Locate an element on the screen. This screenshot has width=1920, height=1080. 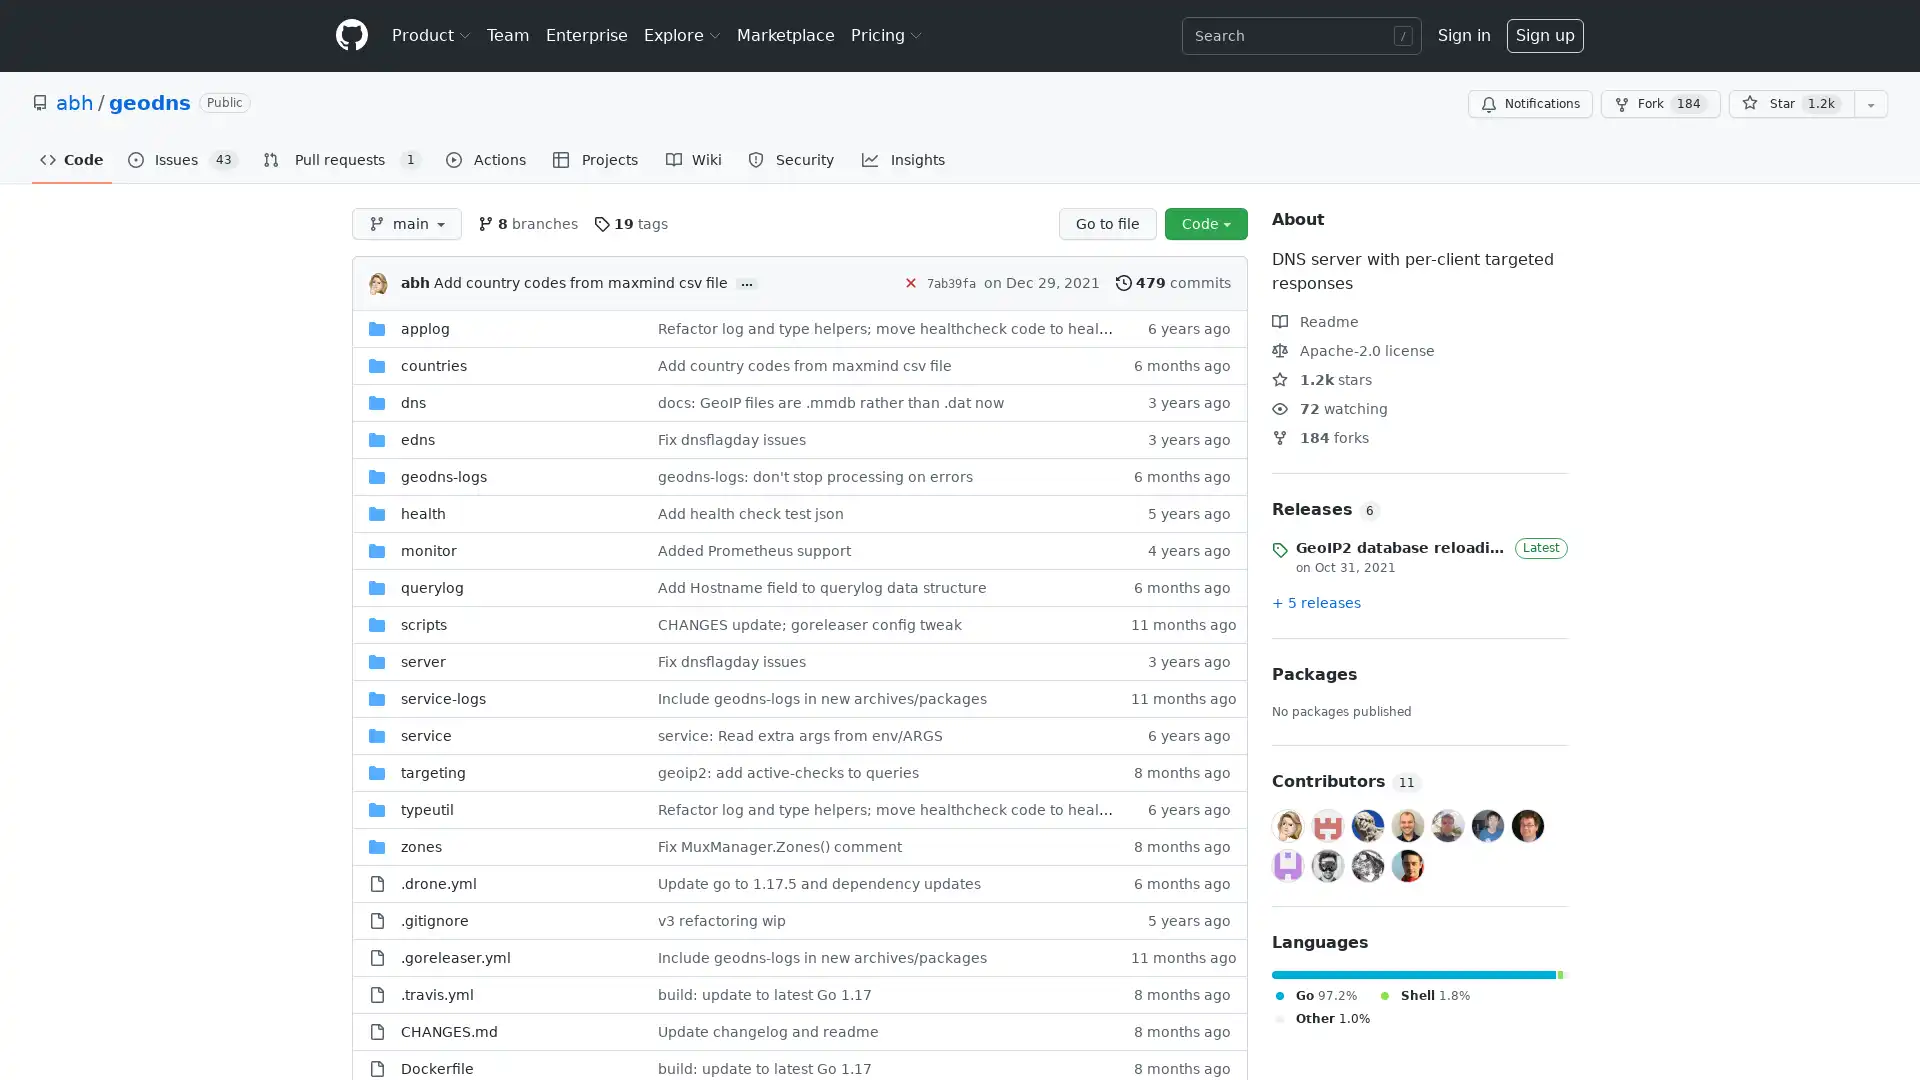
You must be signed in to add this repository to a list is located at coordinates (1870, 104).